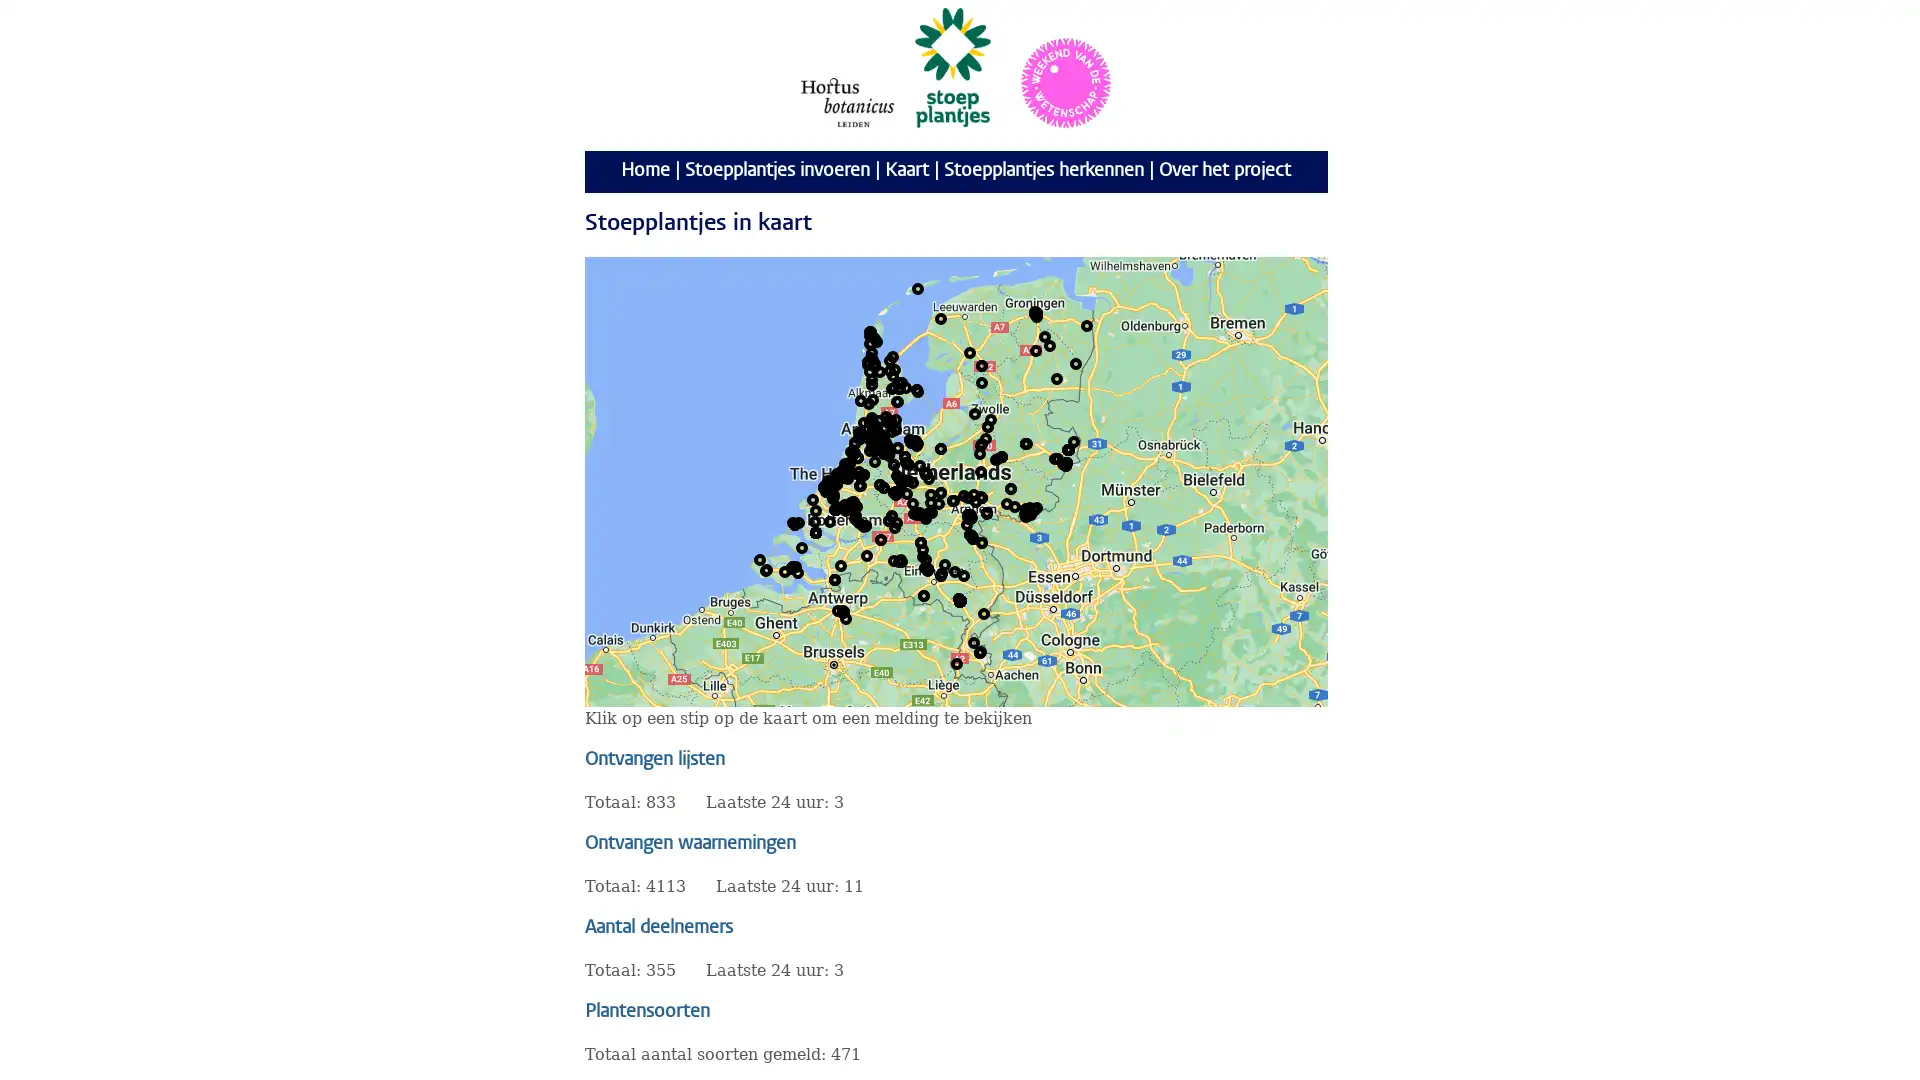  I want to click on Telling van Mika Tkauz op 05 oktober 2021, so click(845, 474).